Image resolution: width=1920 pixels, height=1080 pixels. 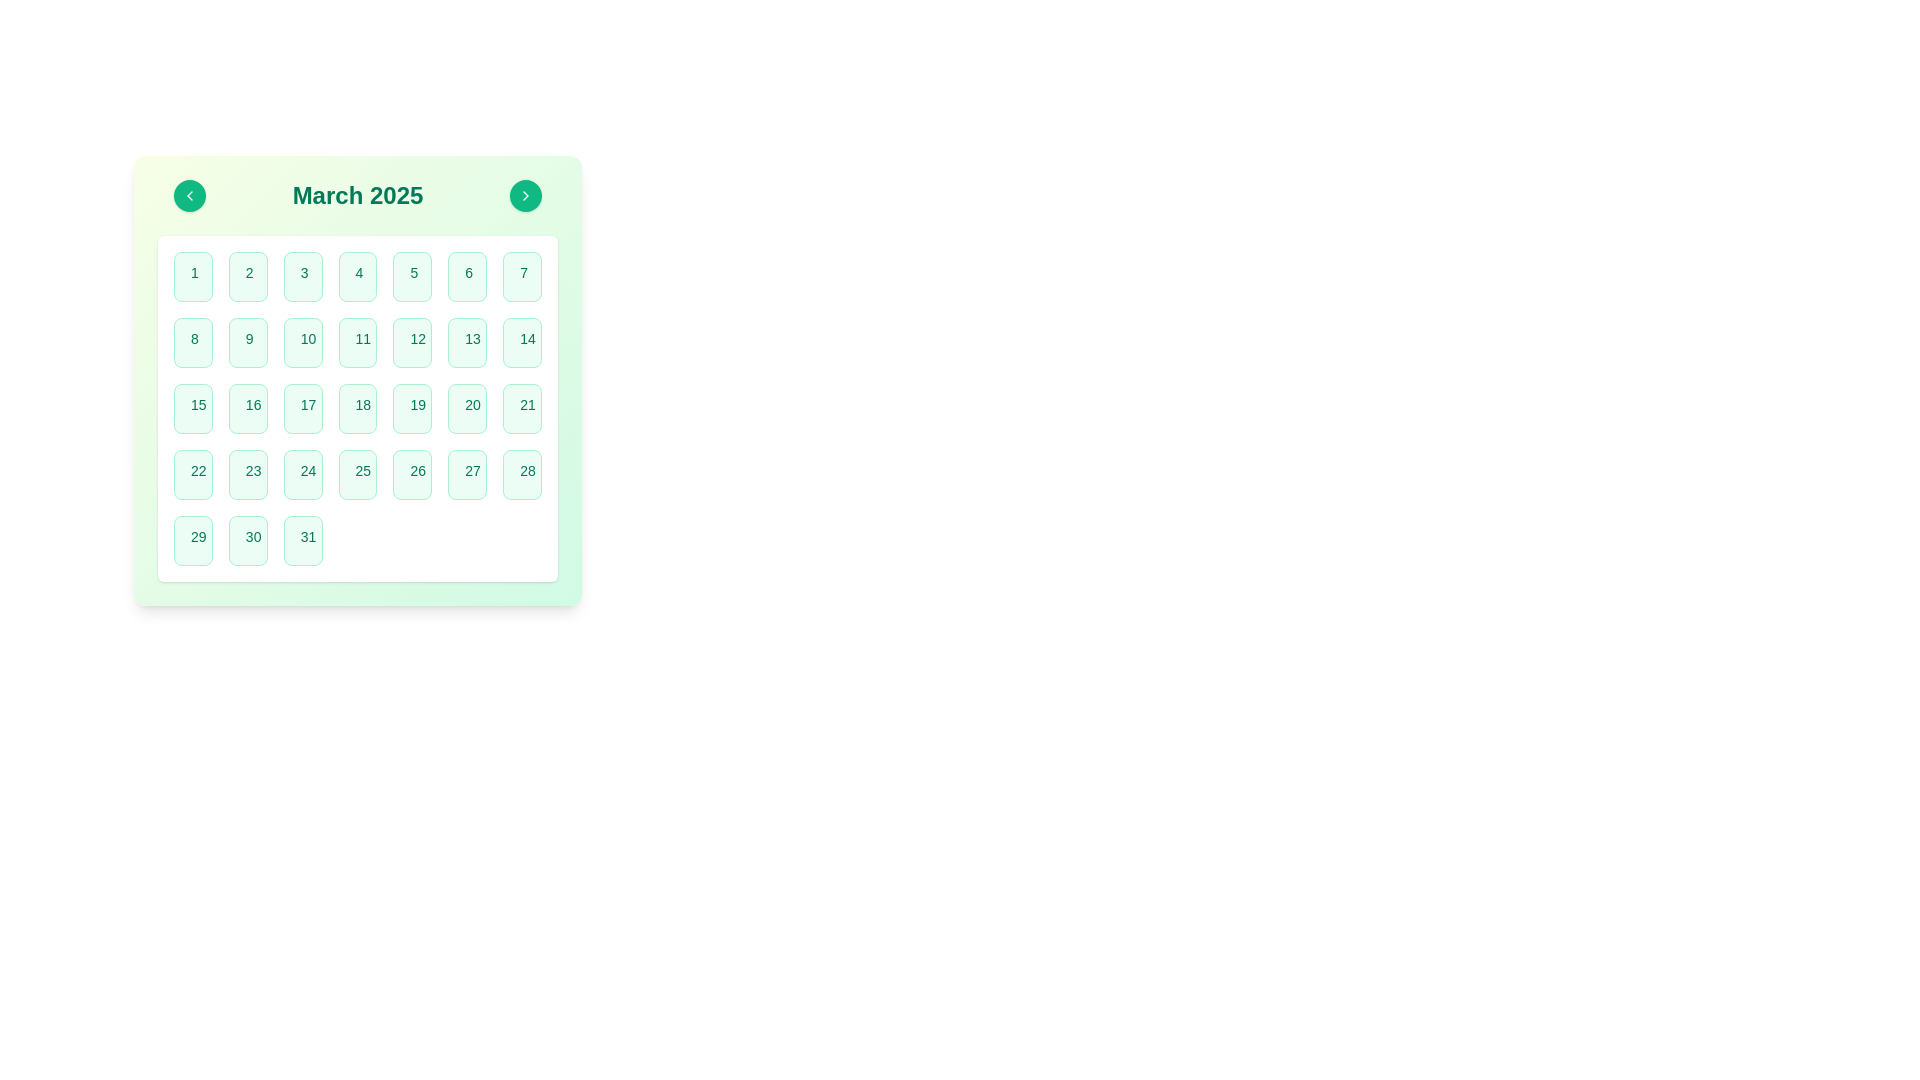 What do you see at coordinates (193, 540) in the screenshot?
I see `the static calendar date cell representing the 29th day of March 2025, located in the last row and first column of the calendar grid` at bounding box center [193, 540].